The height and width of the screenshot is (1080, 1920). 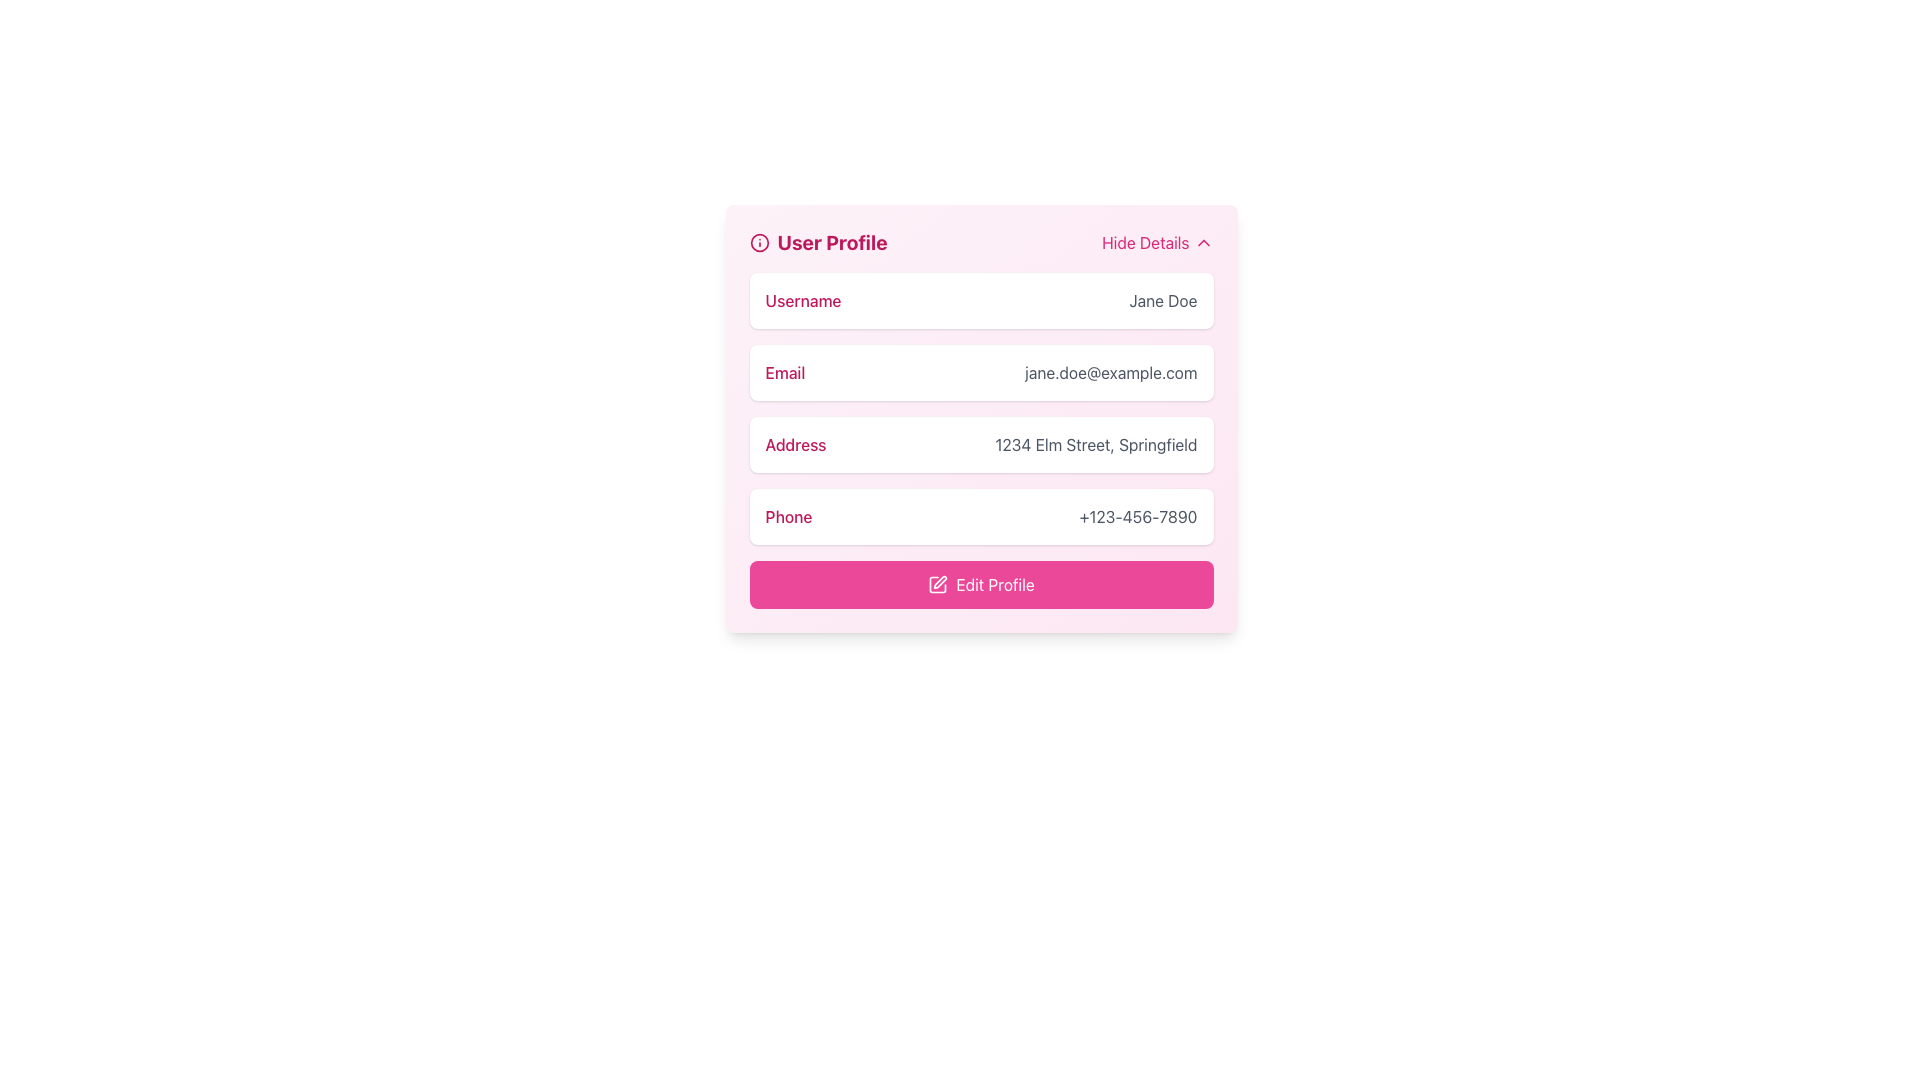 What do you see at coordinates (784, 373) in the screenshot?
I see `the static label positioned to the left of the email address input 'jane.doe@example.com' in the second row of the user profile card` at bounding box center [784, 373].